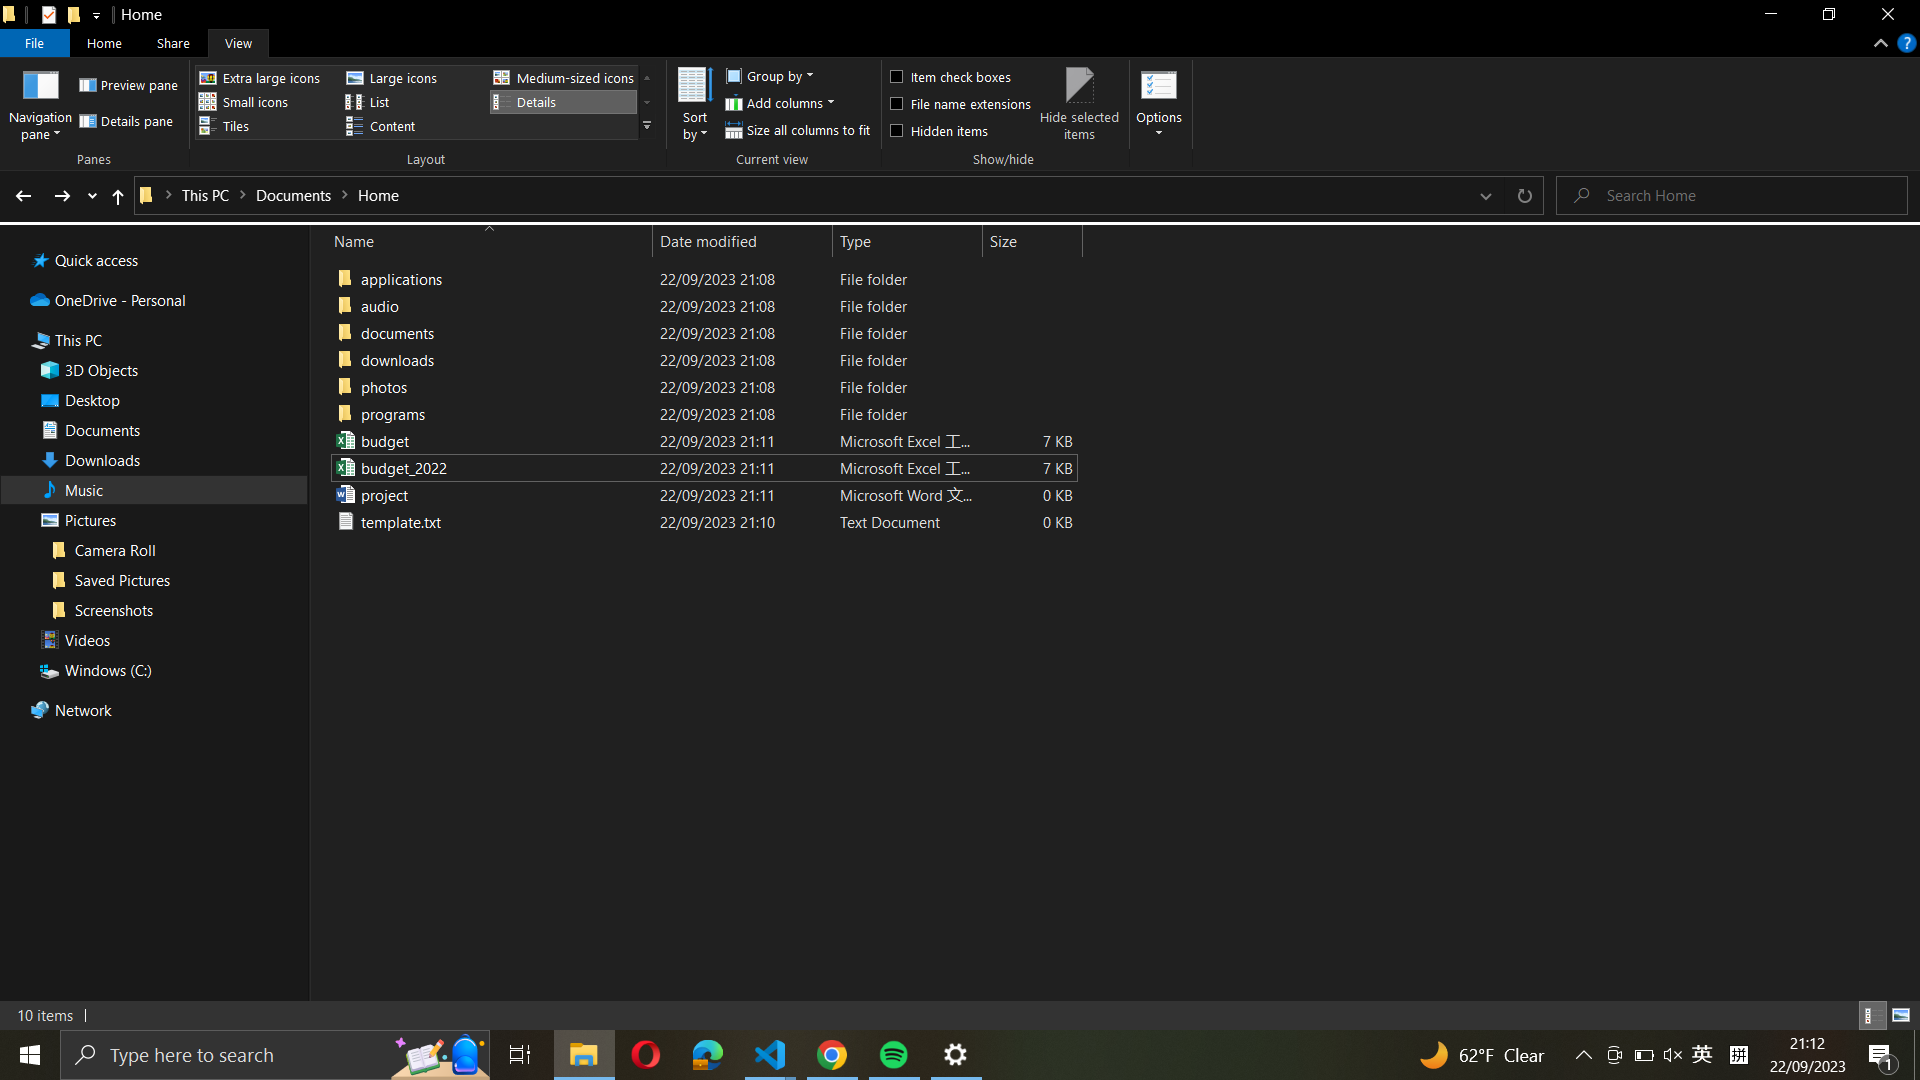 This screenshot has width=1920, height=1080. What do you see at coordinates (700, 519) in the screenshot?
I see `Move "template.txt" into the "downloads" folder of this same directory by dragging the file` at bounding box center [700, 519].